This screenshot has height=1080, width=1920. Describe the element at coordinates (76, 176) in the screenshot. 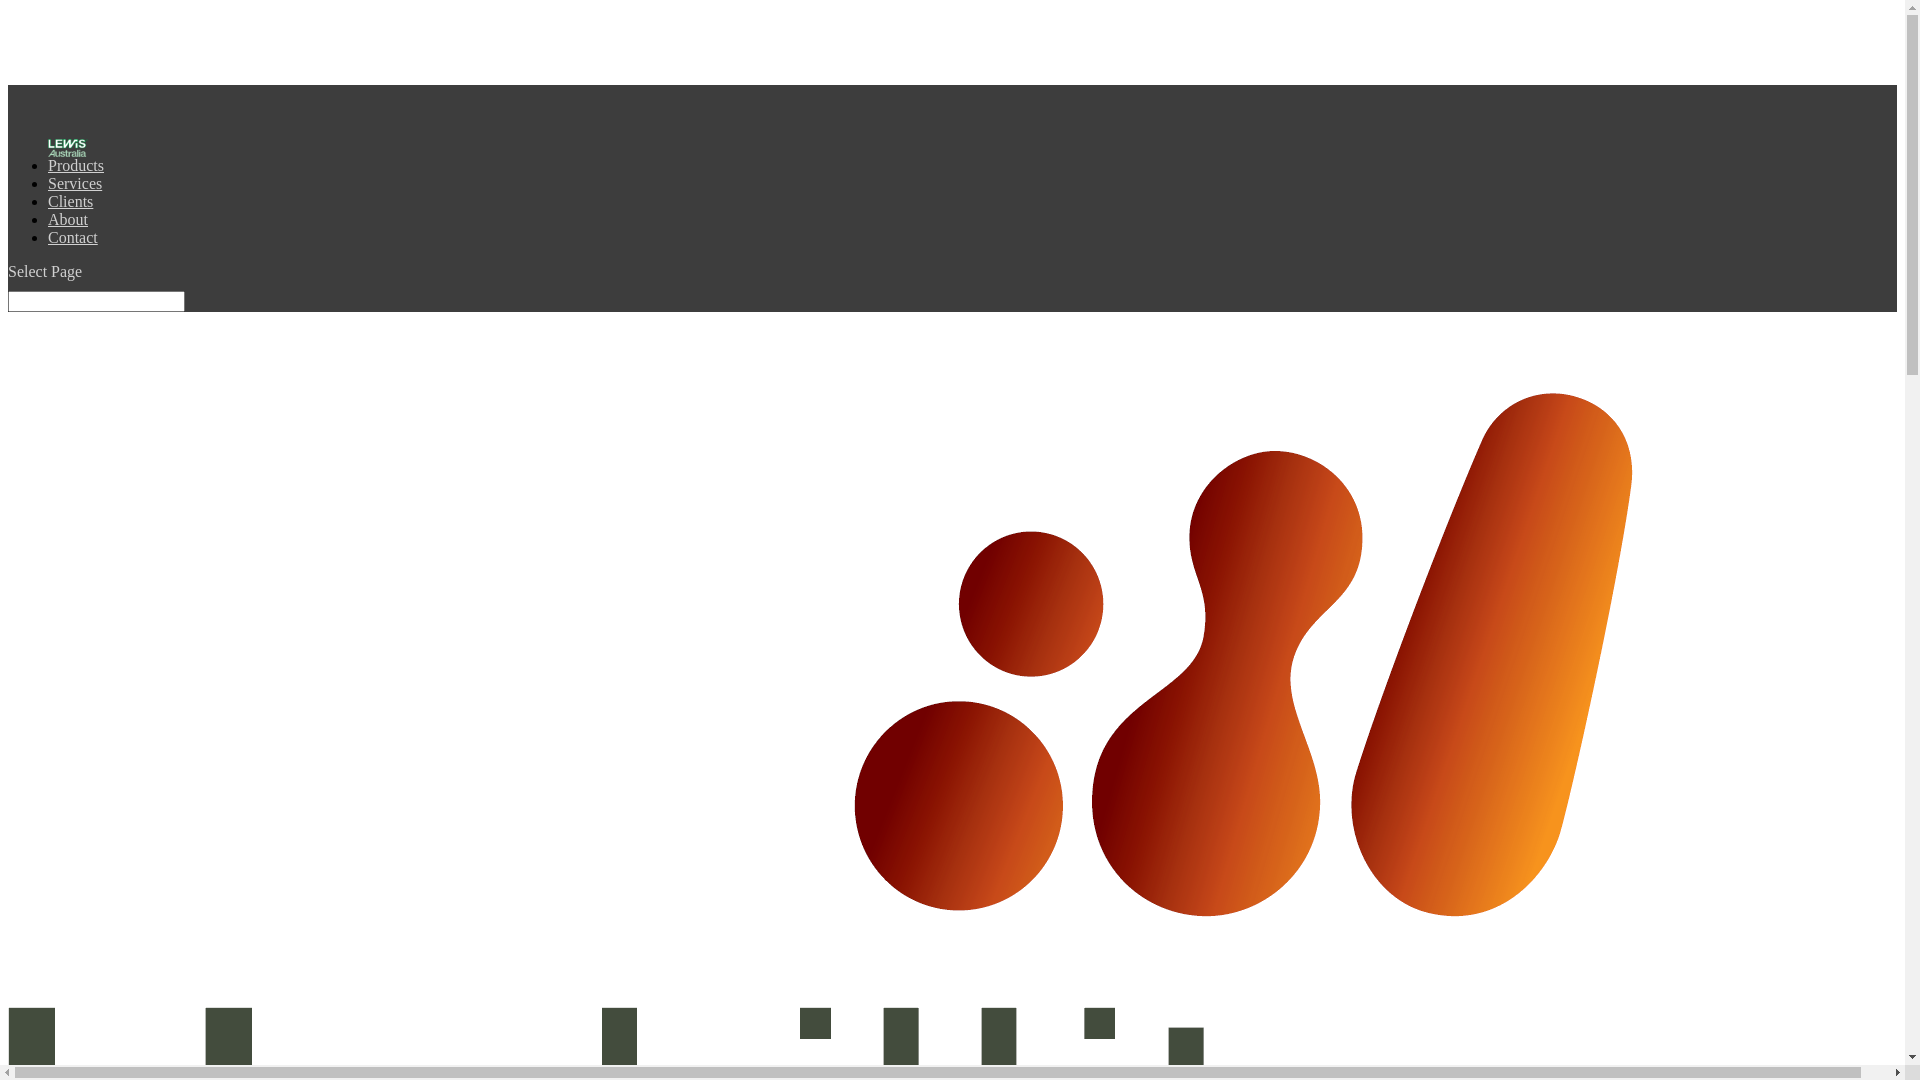

I see `'Products'` at that location.